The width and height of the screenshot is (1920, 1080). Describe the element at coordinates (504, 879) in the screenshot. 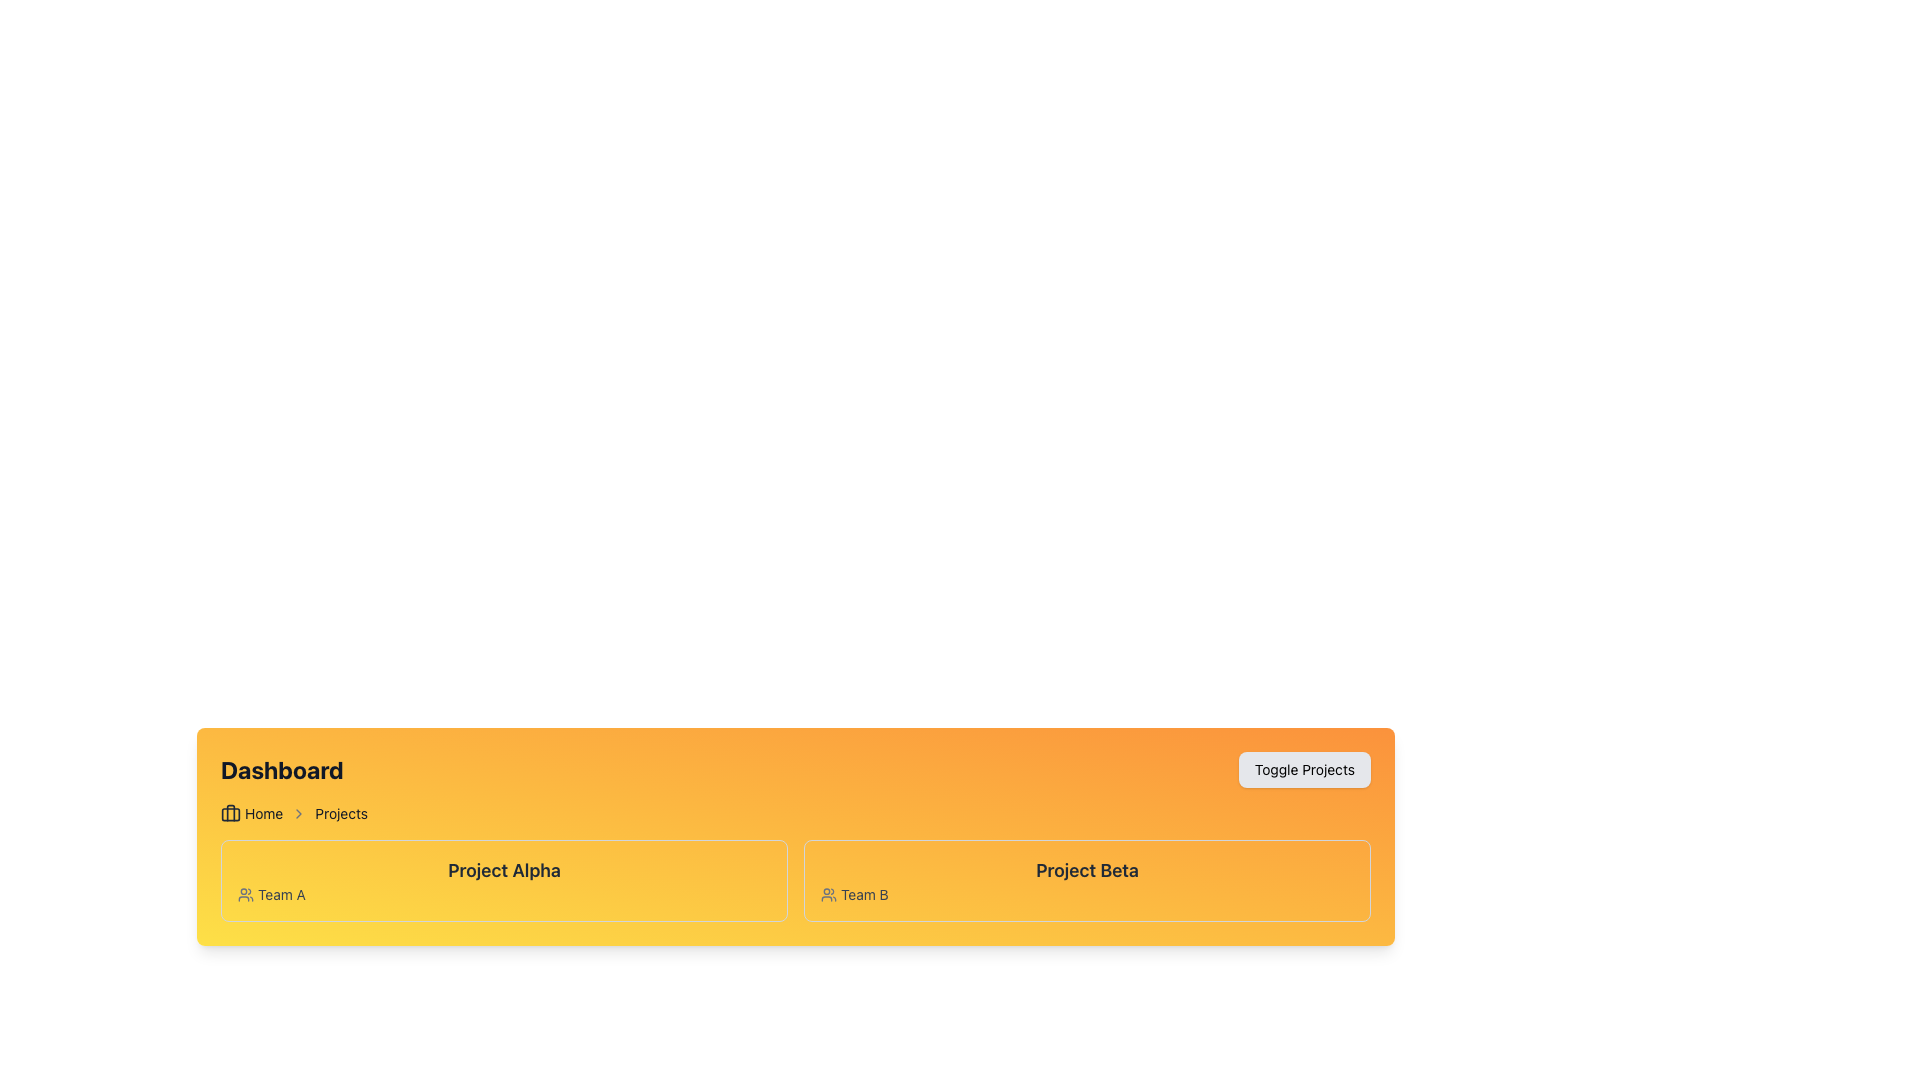

I see `the first project team card in the grid layout` at that location.